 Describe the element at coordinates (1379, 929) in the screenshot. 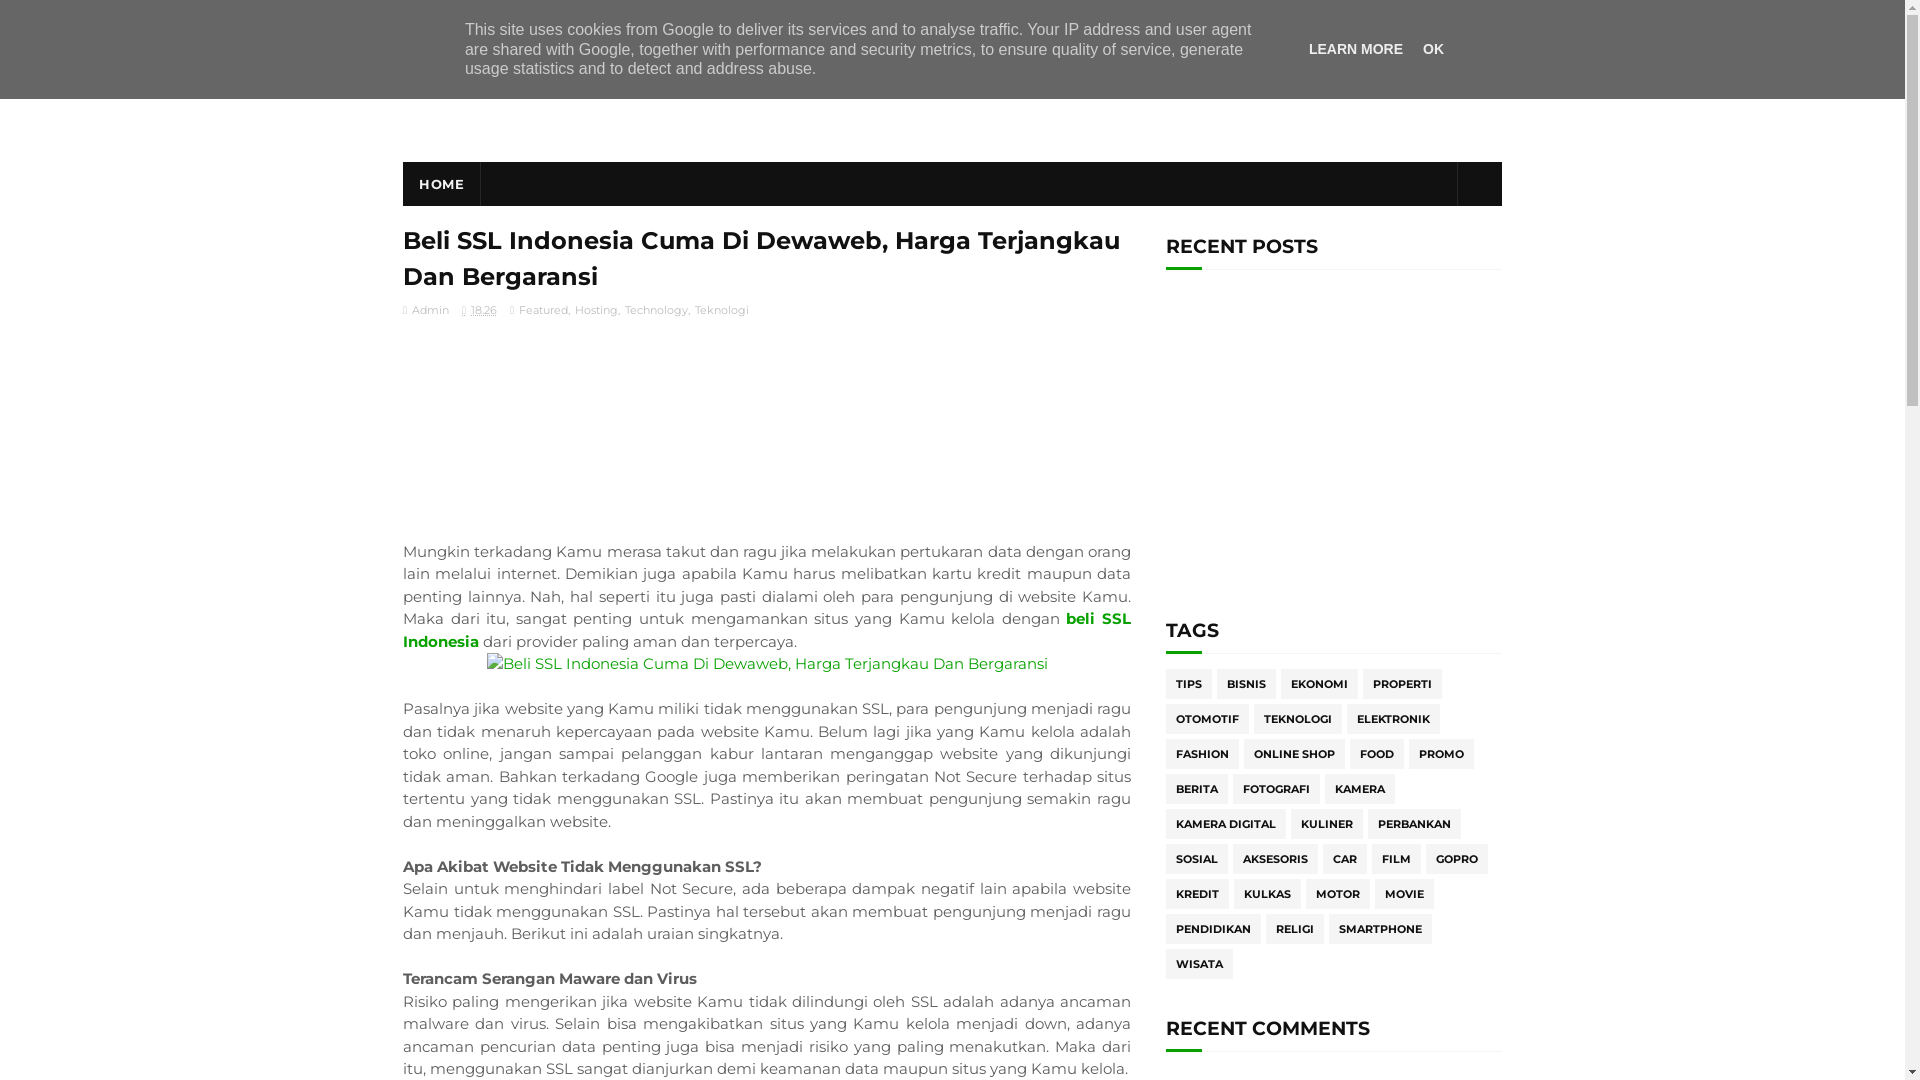

I see `'SMARTPHONE'` at that location.